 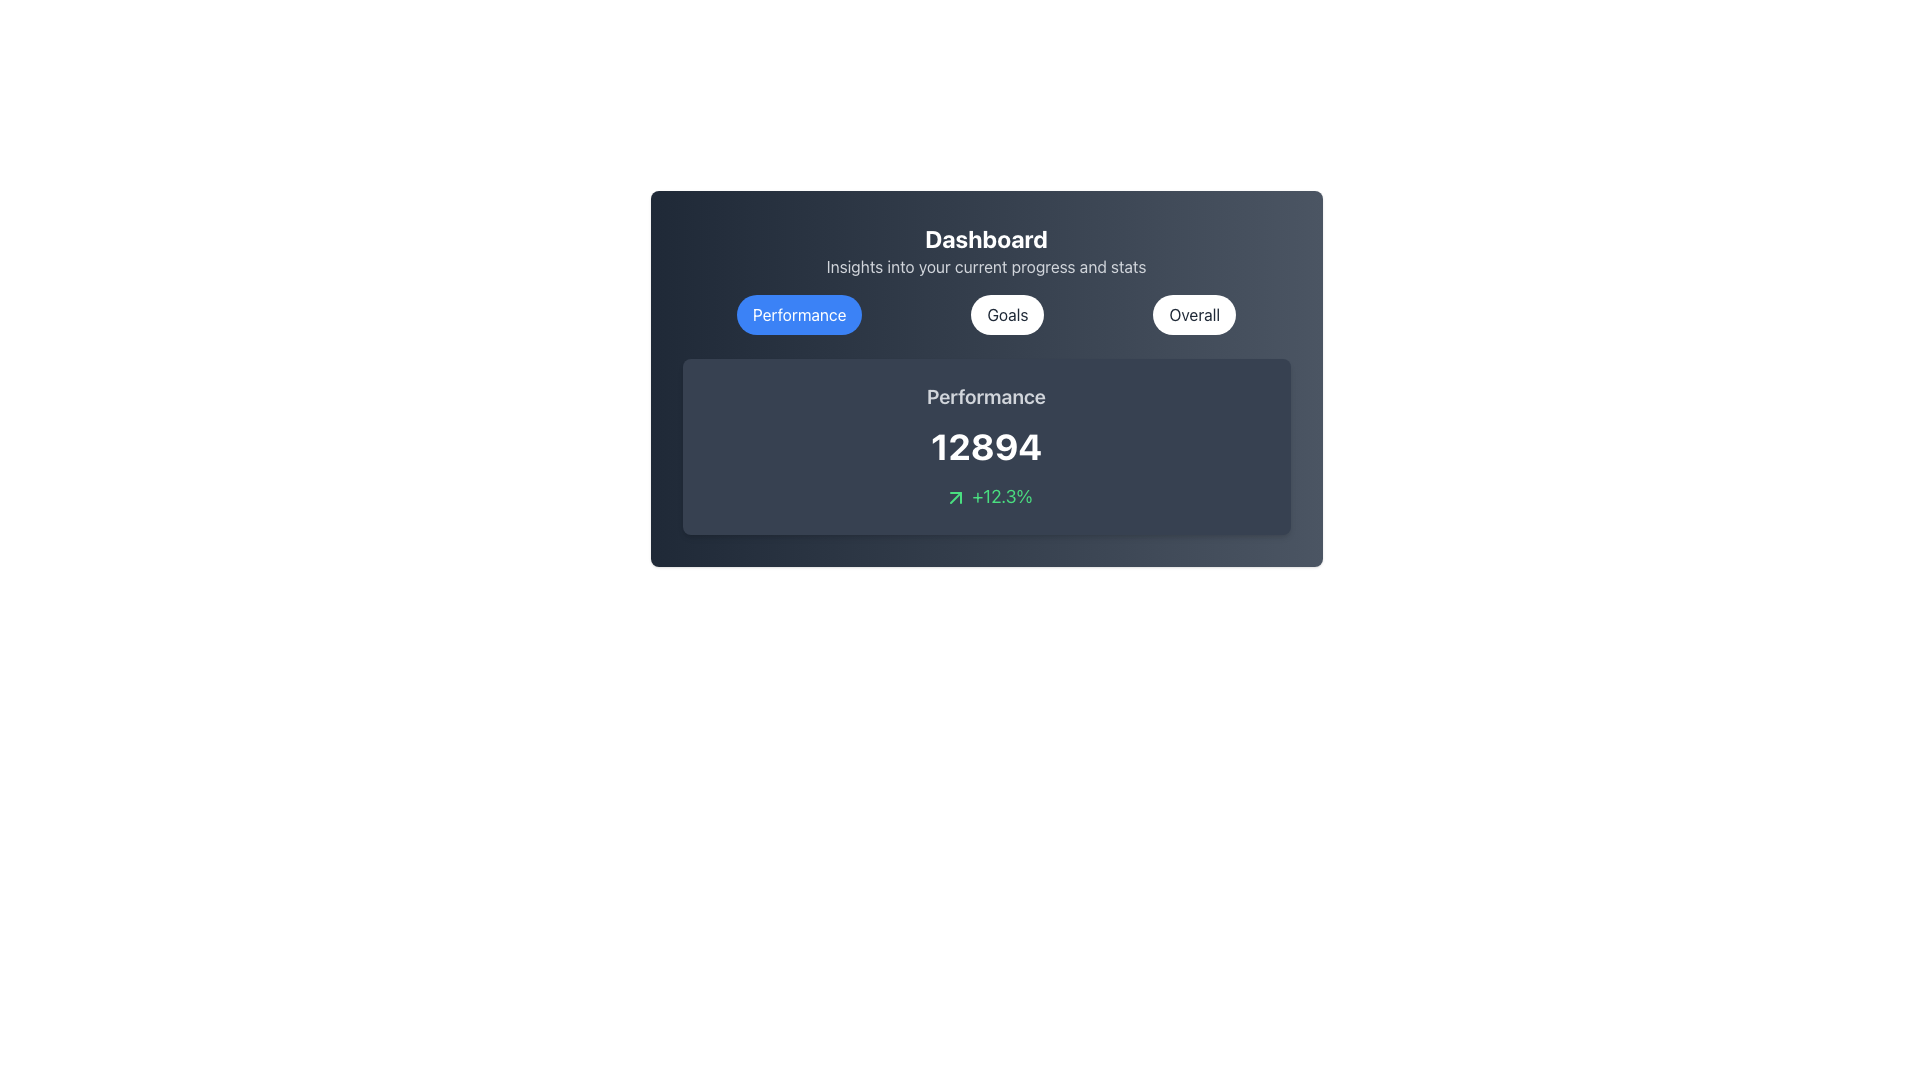 What do you see at coordinates (955, 497) in the screenshot?
I see `the performance increase icon located in the performance summary box on the dashboard, which is positioned slightly to the left of the green numeric percentage '+' value` at bounding box center [955, 497].